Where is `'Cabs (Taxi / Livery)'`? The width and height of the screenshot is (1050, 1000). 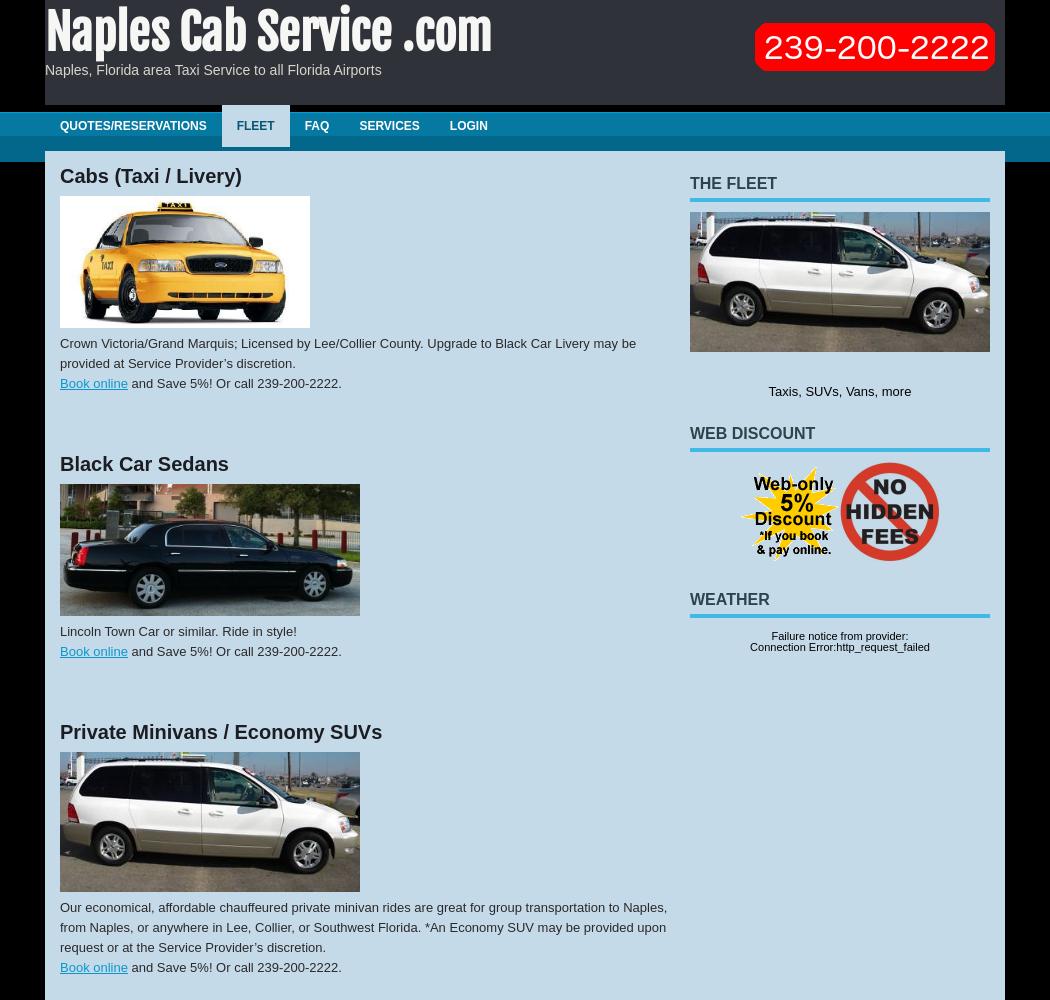 'Cabs (Taxi / Livery)' is located at coordinates (150, 176).